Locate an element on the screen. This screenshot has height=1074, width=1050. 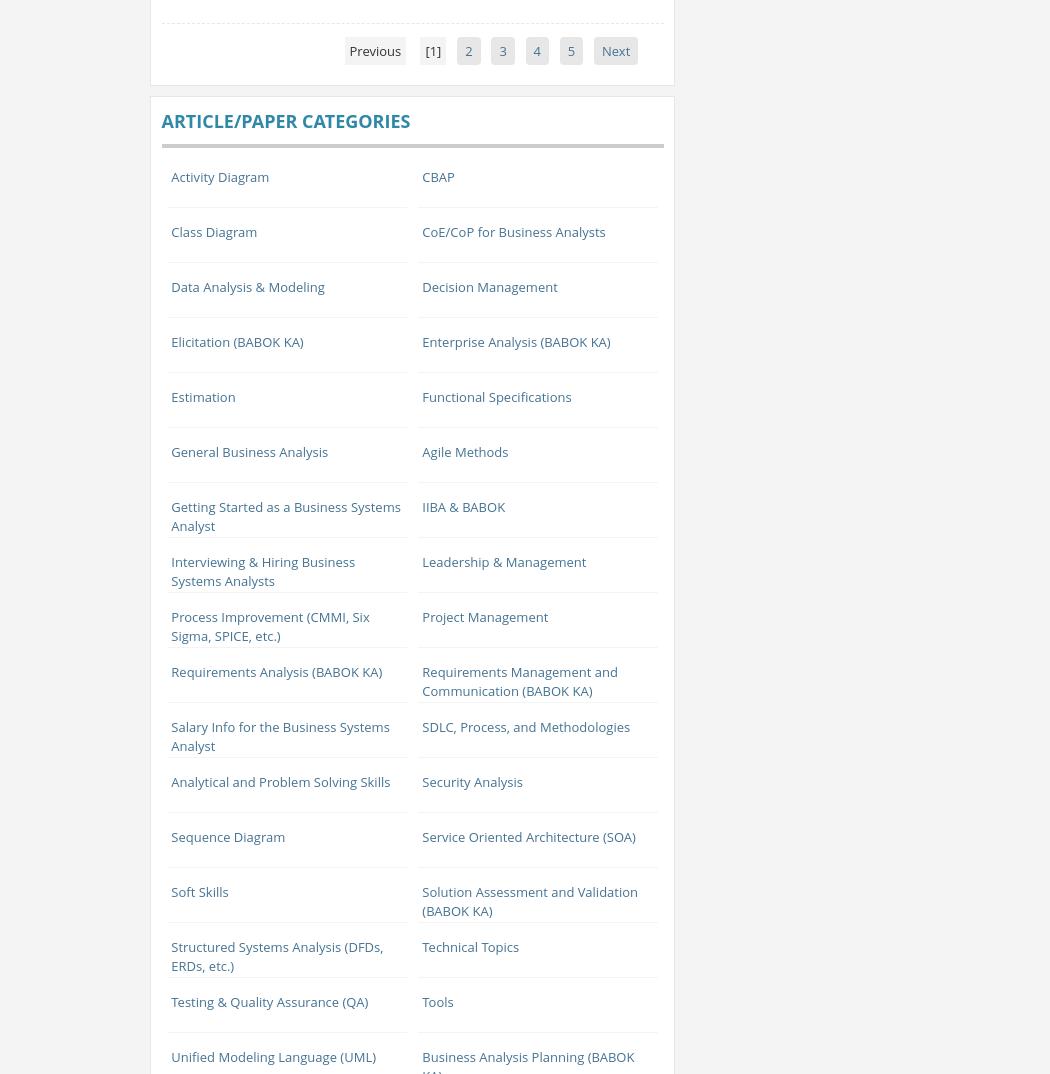
'Activity Diagram' is located at coordinates (218, 176).